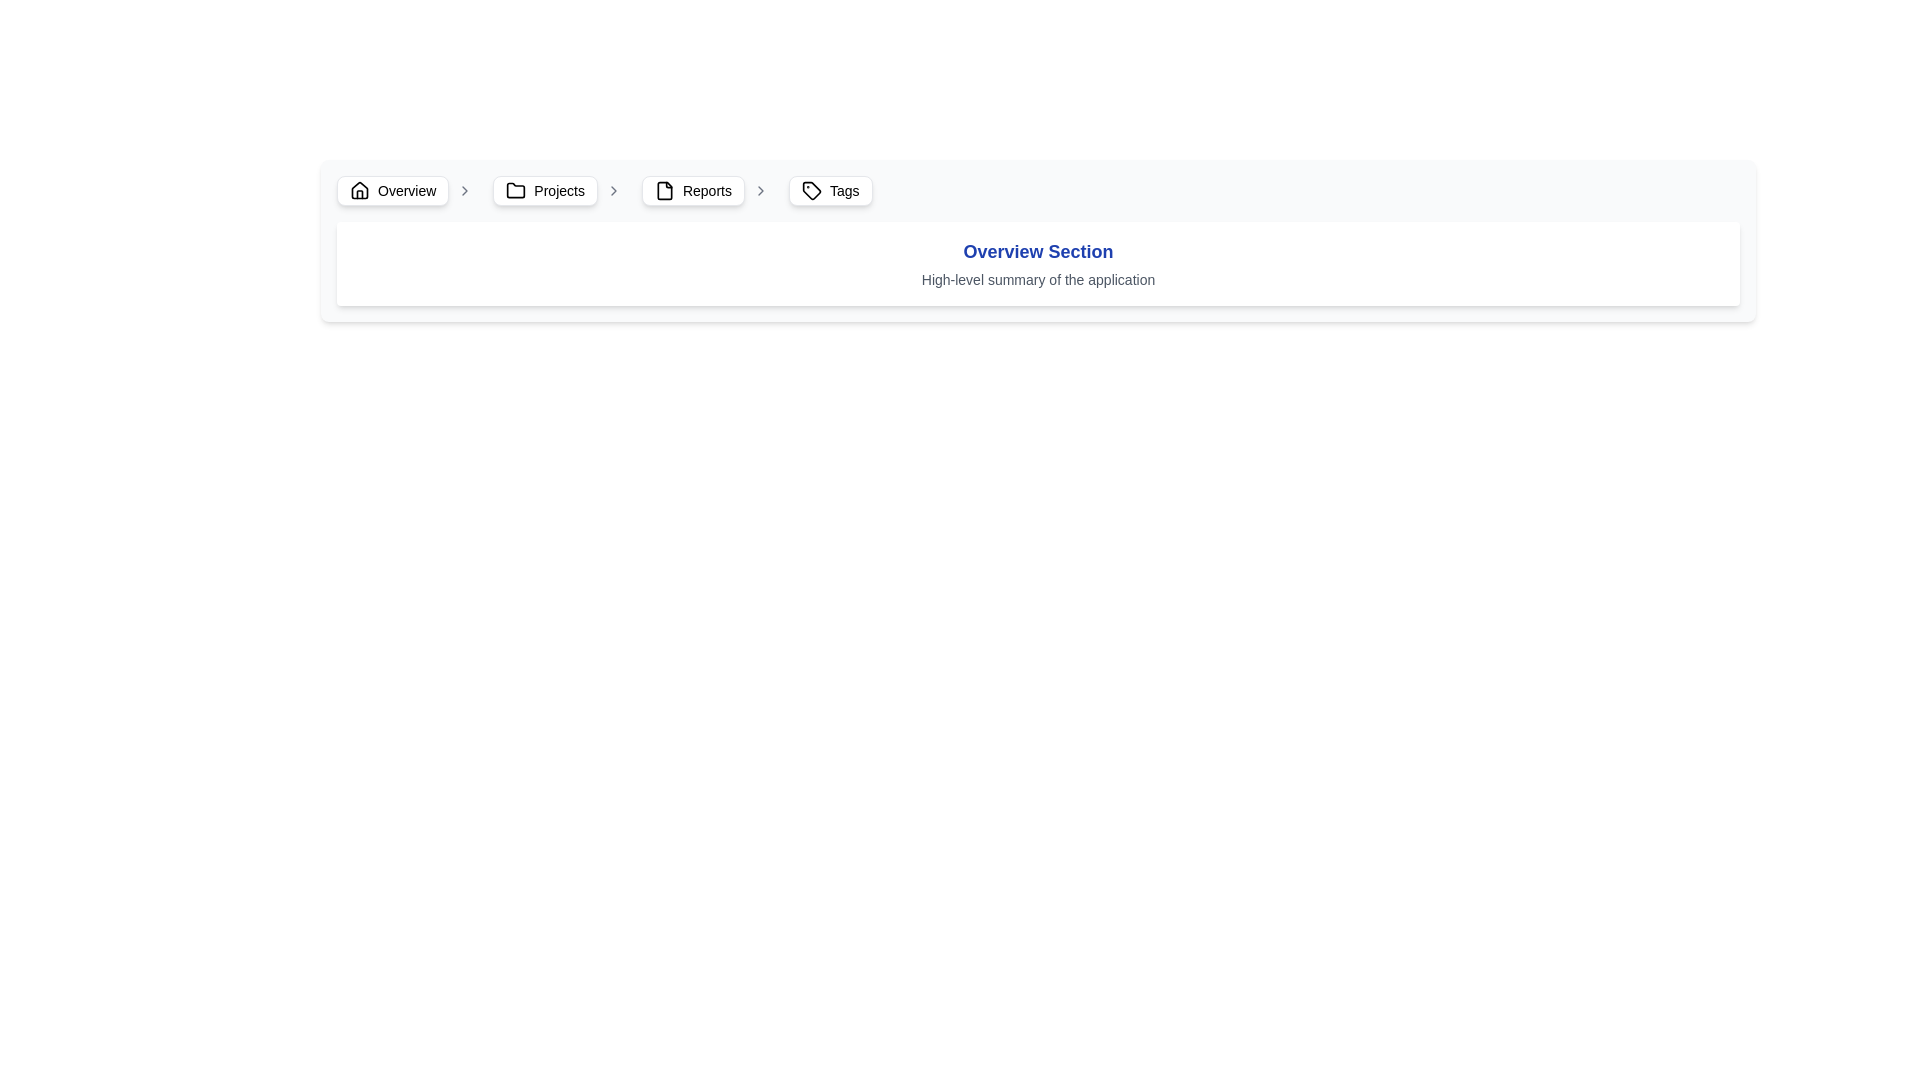 The height and width of the screenshot is (1080, 1920). I want to click on the Chevron icon, so click(464, 191).